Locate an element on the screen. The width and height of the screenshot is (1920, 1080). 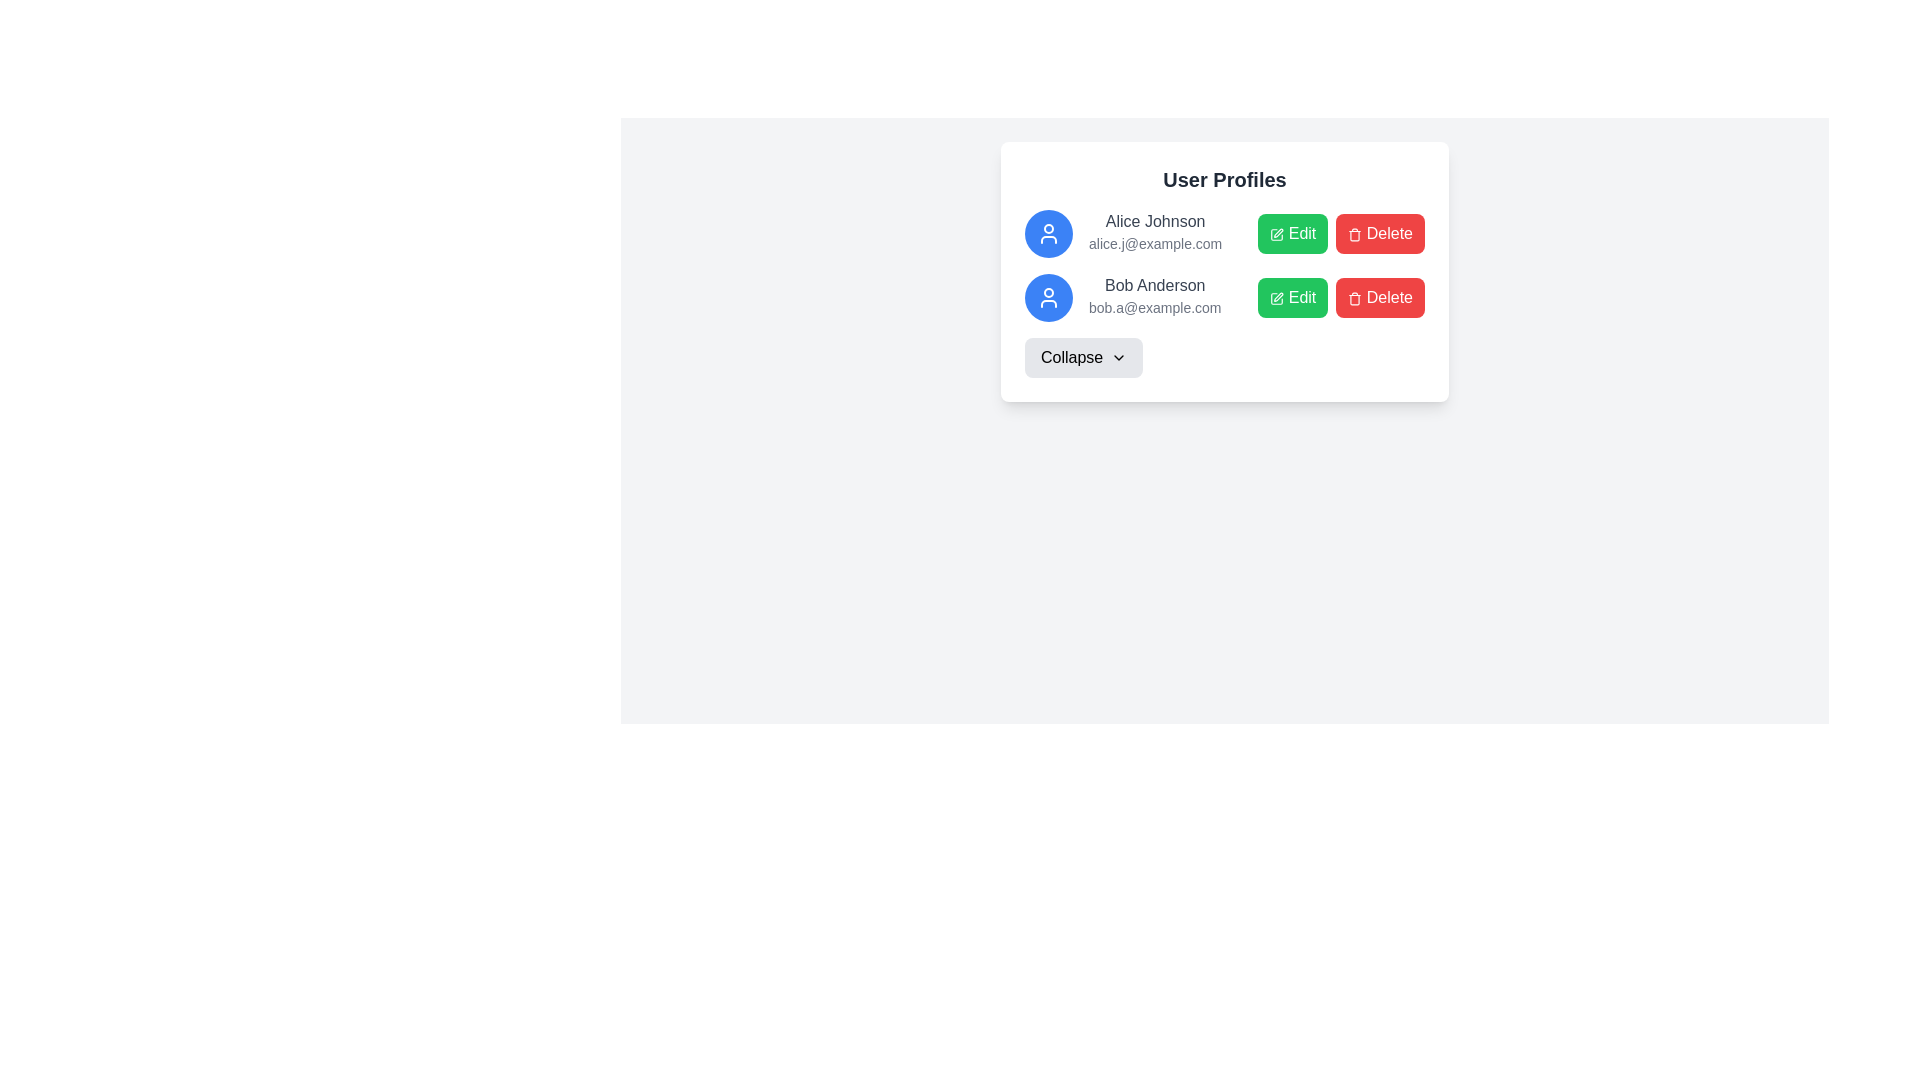
the text label displaying the user 'Bob Anderson' located in the 'User Profiles' section is located at coordinates (1155, 297).